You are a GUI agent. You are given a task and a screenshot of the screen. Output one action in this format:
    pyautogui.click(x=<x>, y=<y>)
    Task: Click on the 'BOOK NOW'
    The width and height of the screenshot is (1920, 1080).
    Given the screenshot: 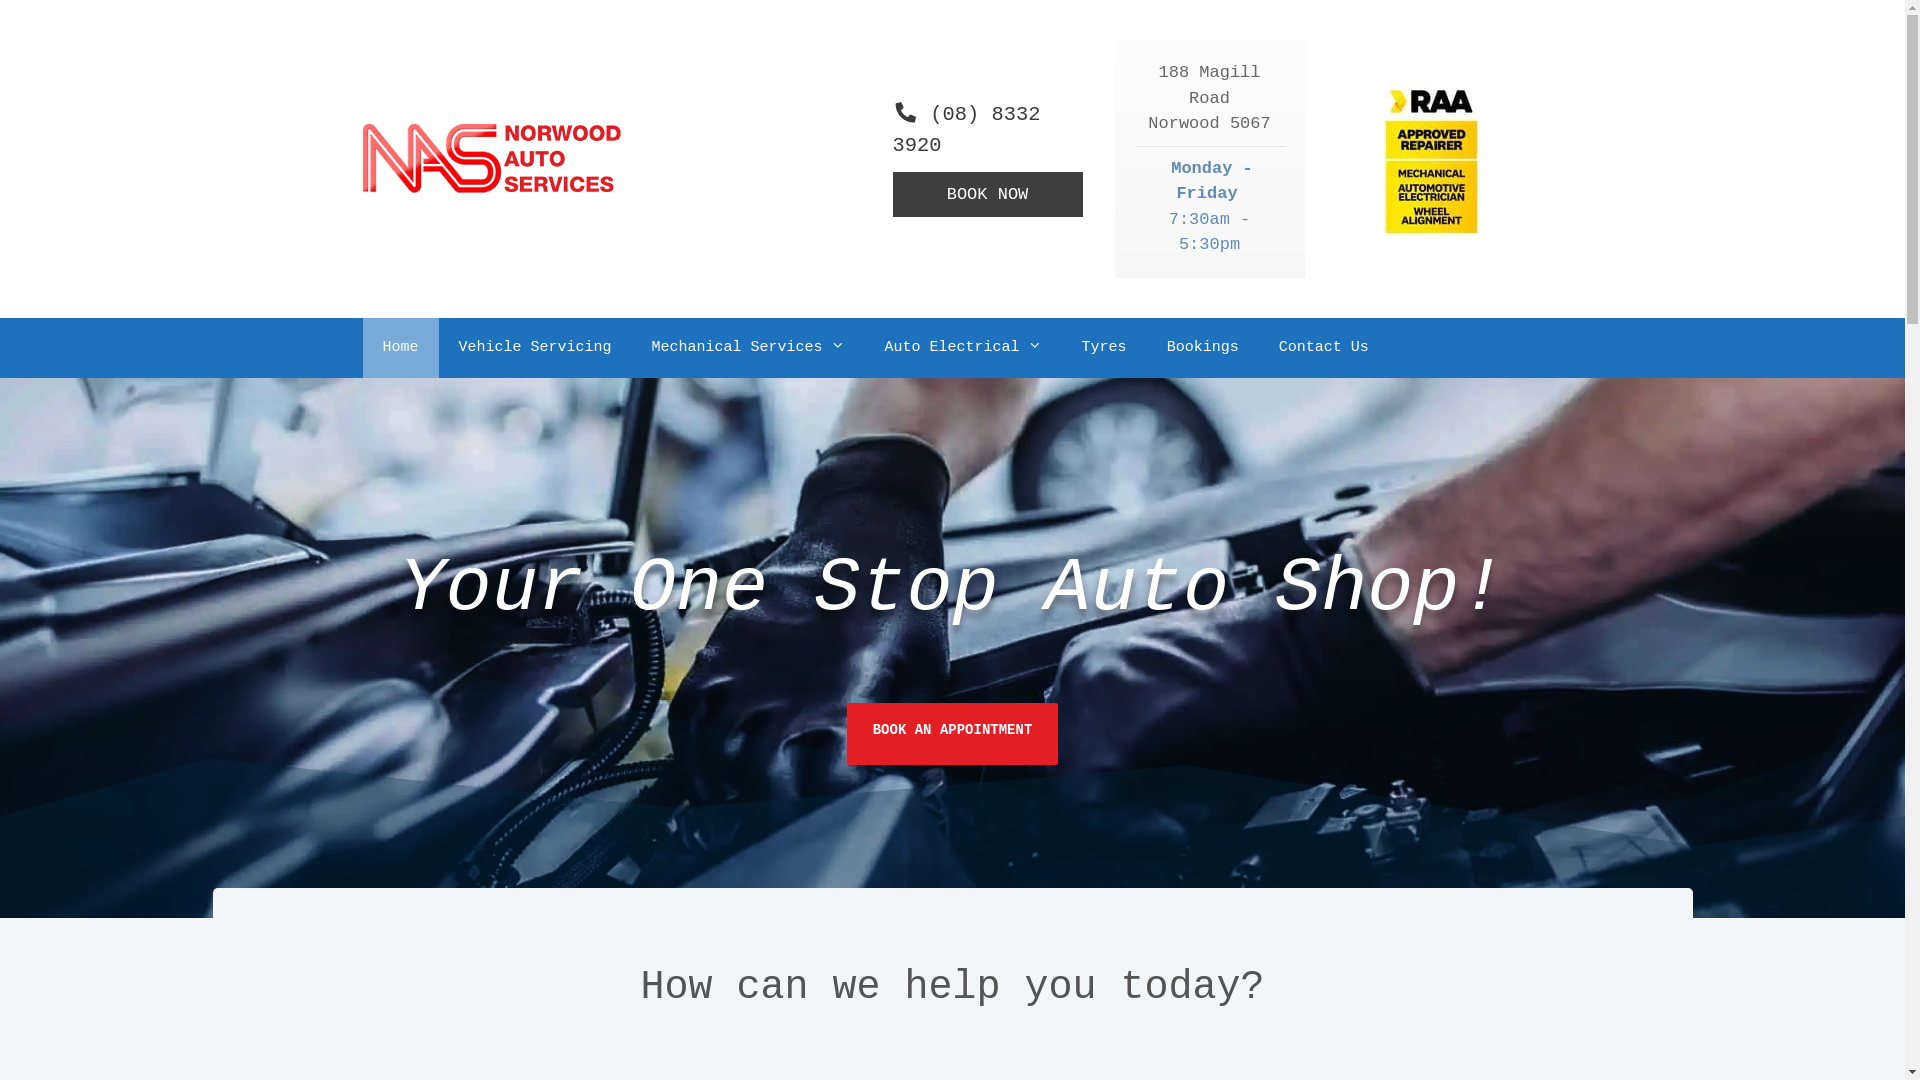 What is the action you would take?
    pyautogui.click(x=987, y=195)
    